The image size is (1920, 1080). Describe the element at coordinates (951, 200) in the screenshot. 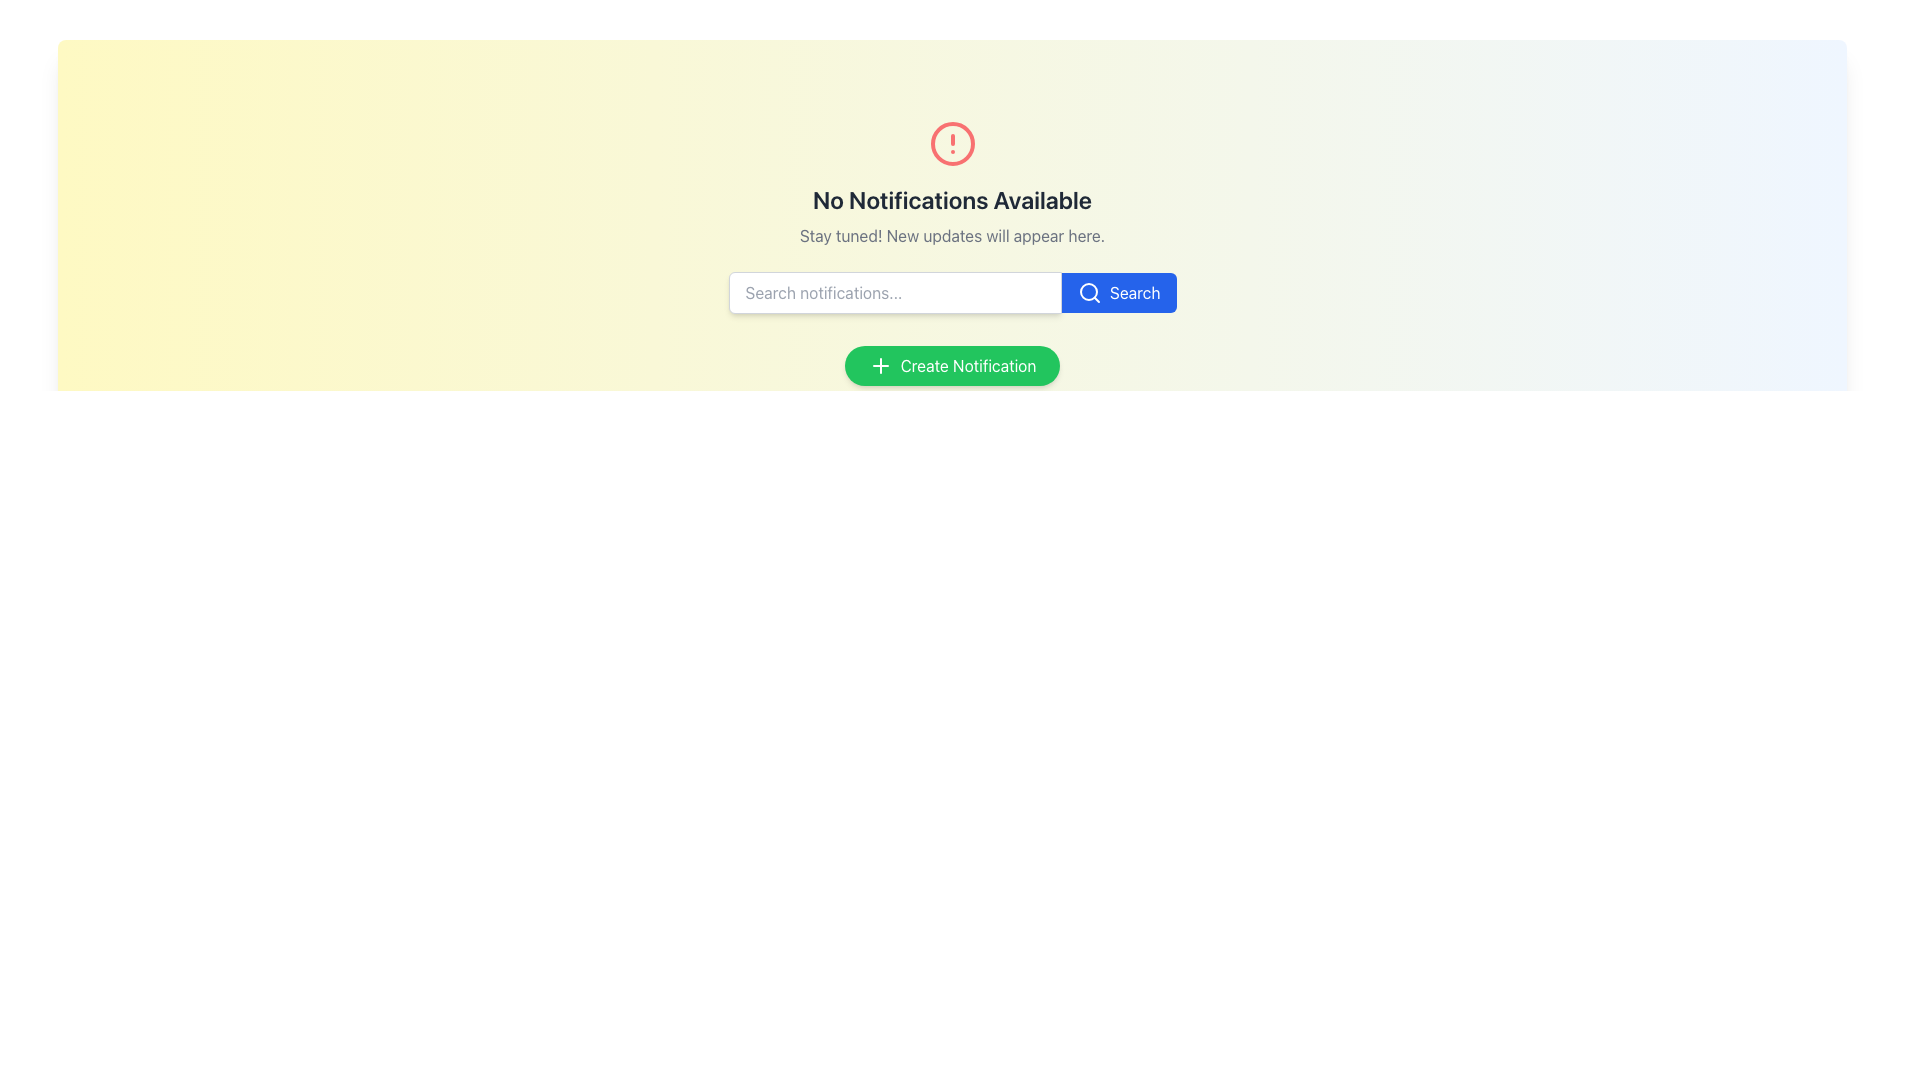

I see `the static text label element that reads 'No Notifications Available', which is a large, bold, dark gray text centered above a smaller, lighter gray text` at that location.